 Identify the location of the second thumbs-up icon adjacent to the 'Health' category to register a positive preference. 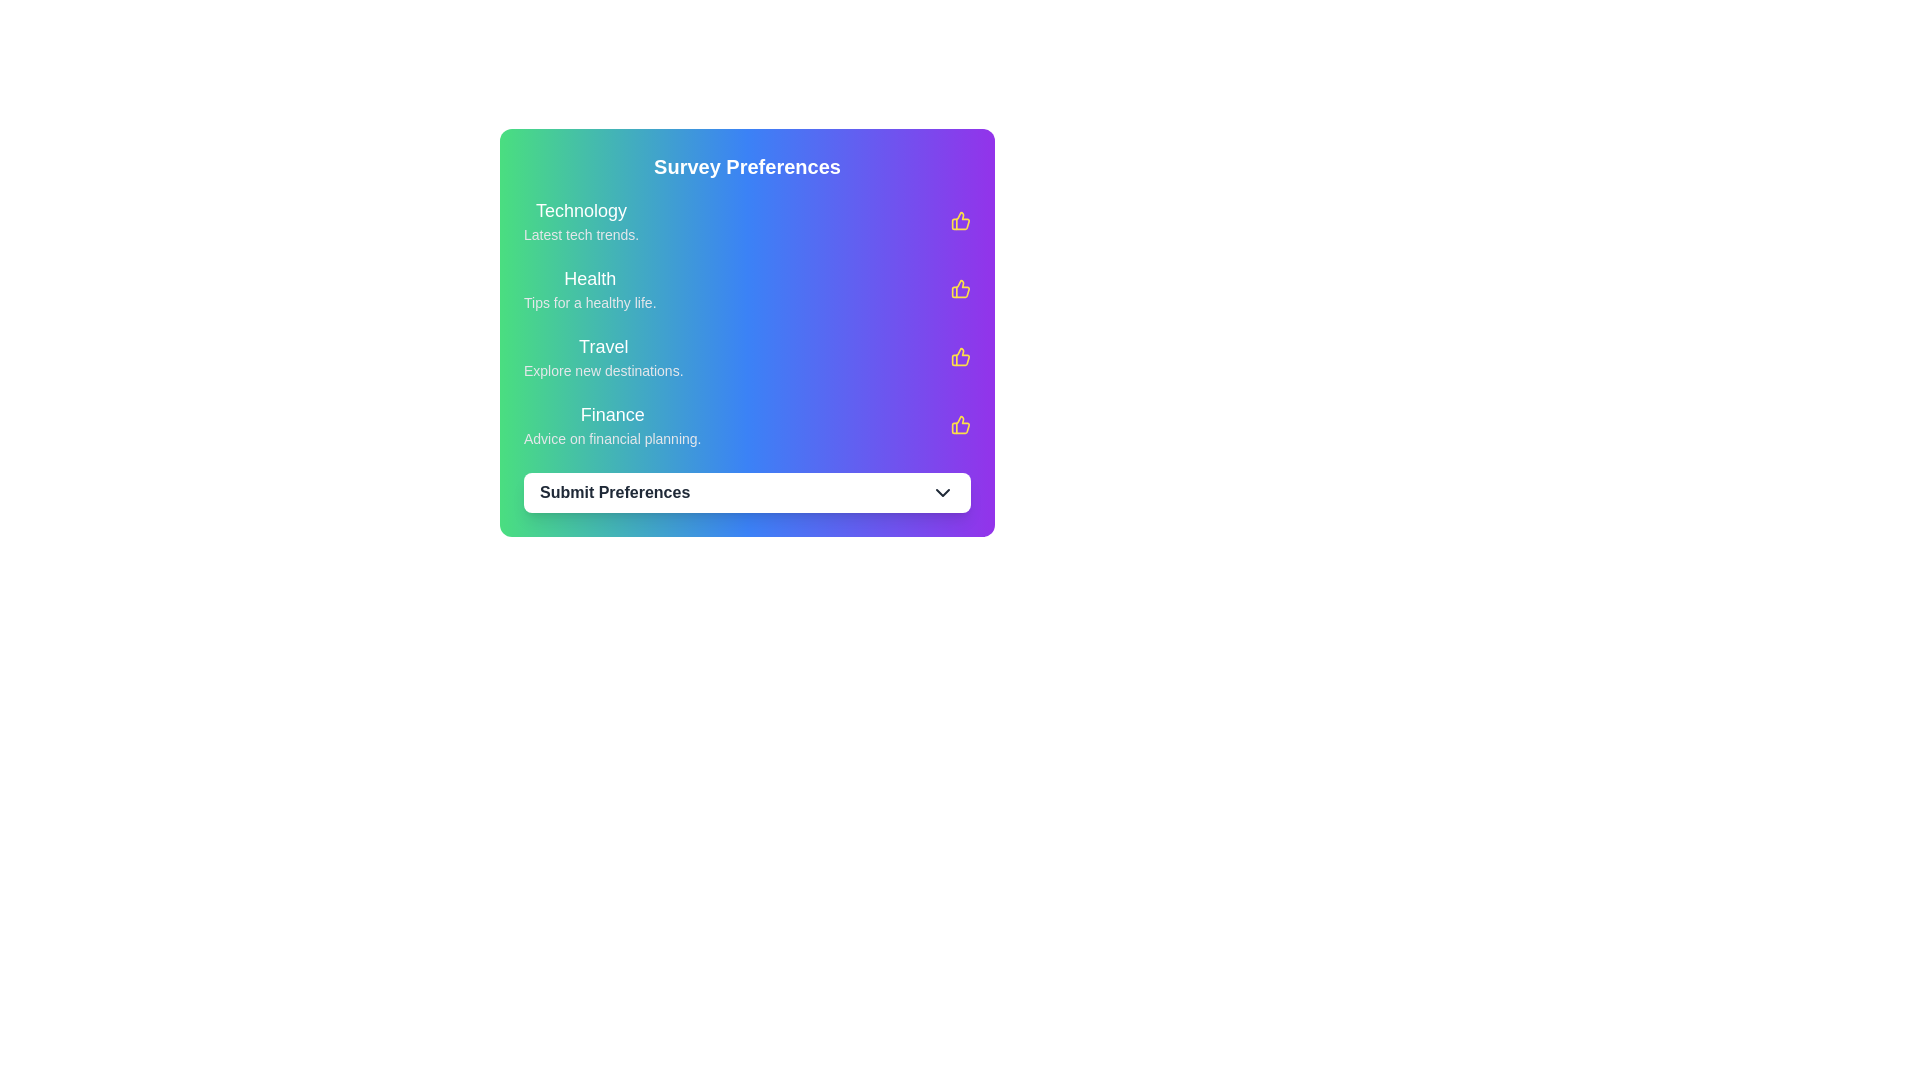
(960, 289).